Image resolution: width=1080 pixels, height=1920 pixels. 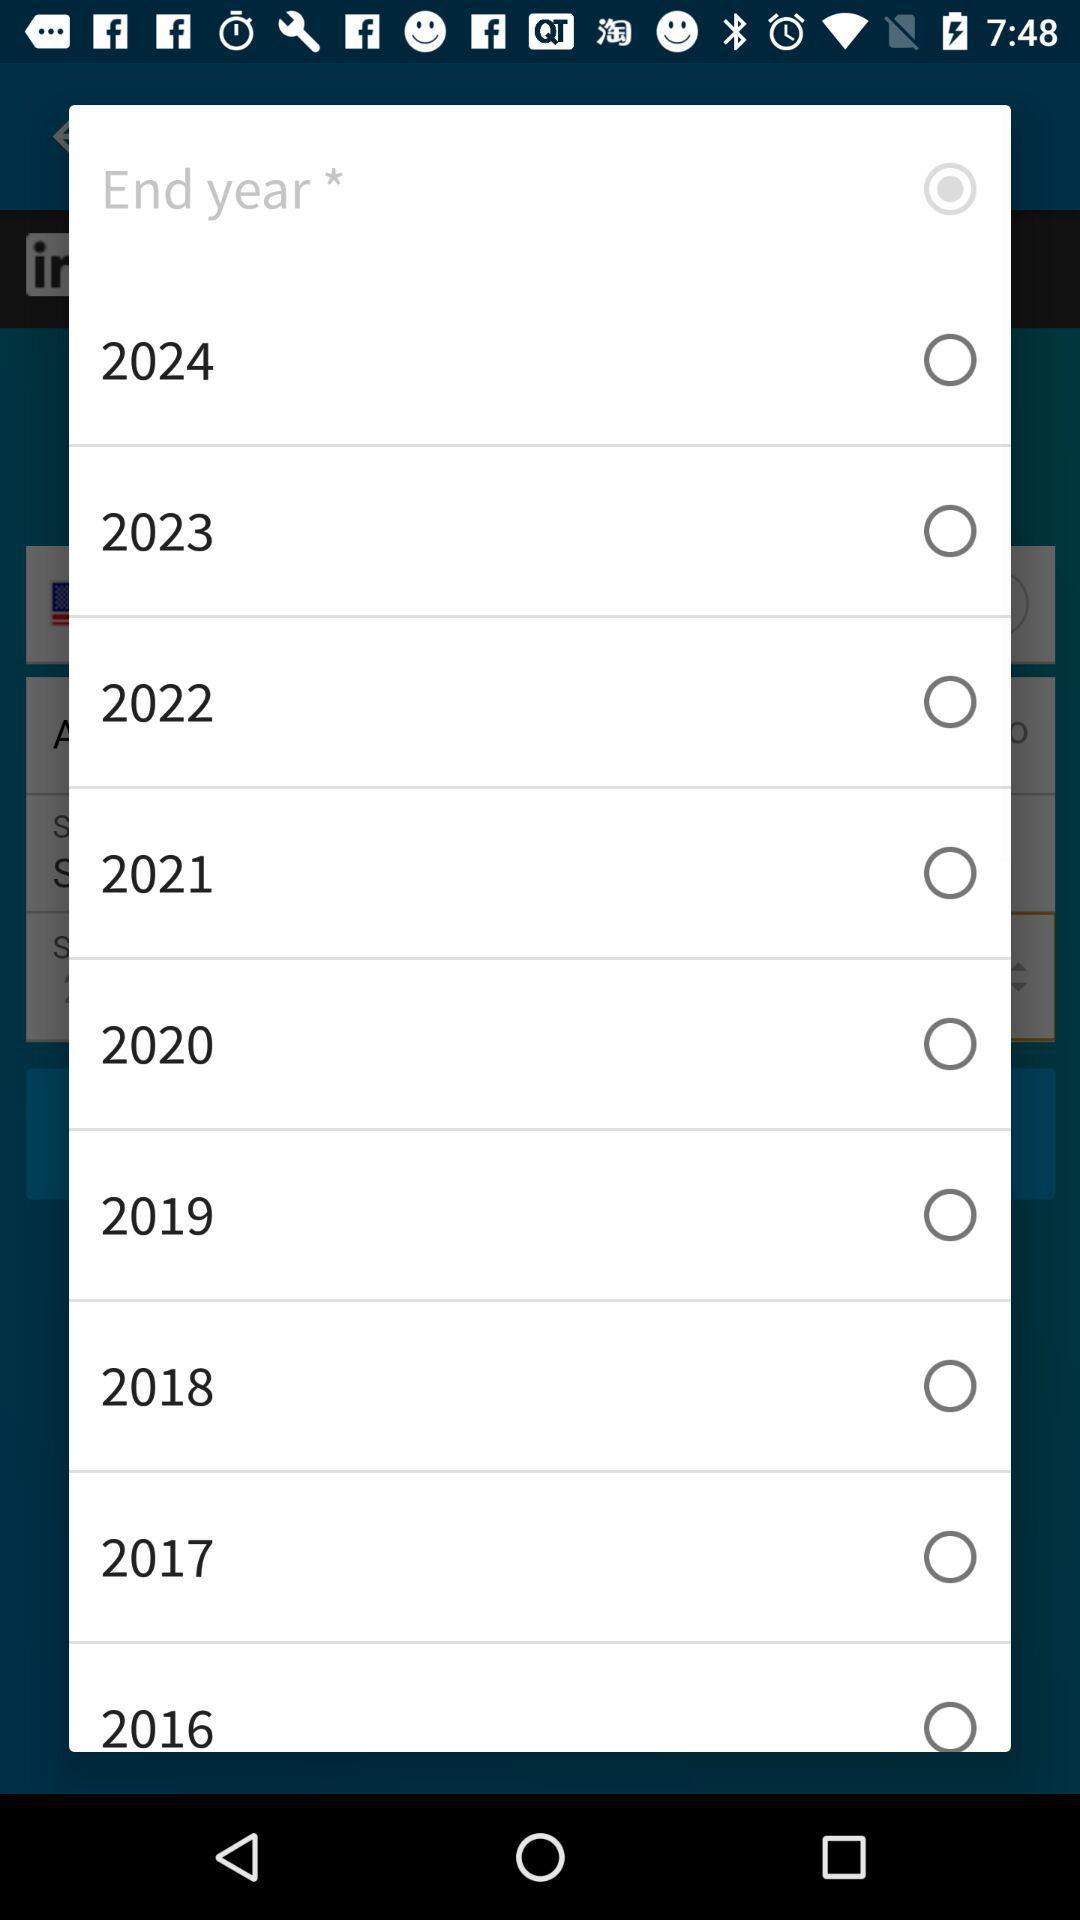 What do you see at coordinates (540, 1697) in the screenshot?
I see `the 2016 item` at bounding box center [540, 1697].